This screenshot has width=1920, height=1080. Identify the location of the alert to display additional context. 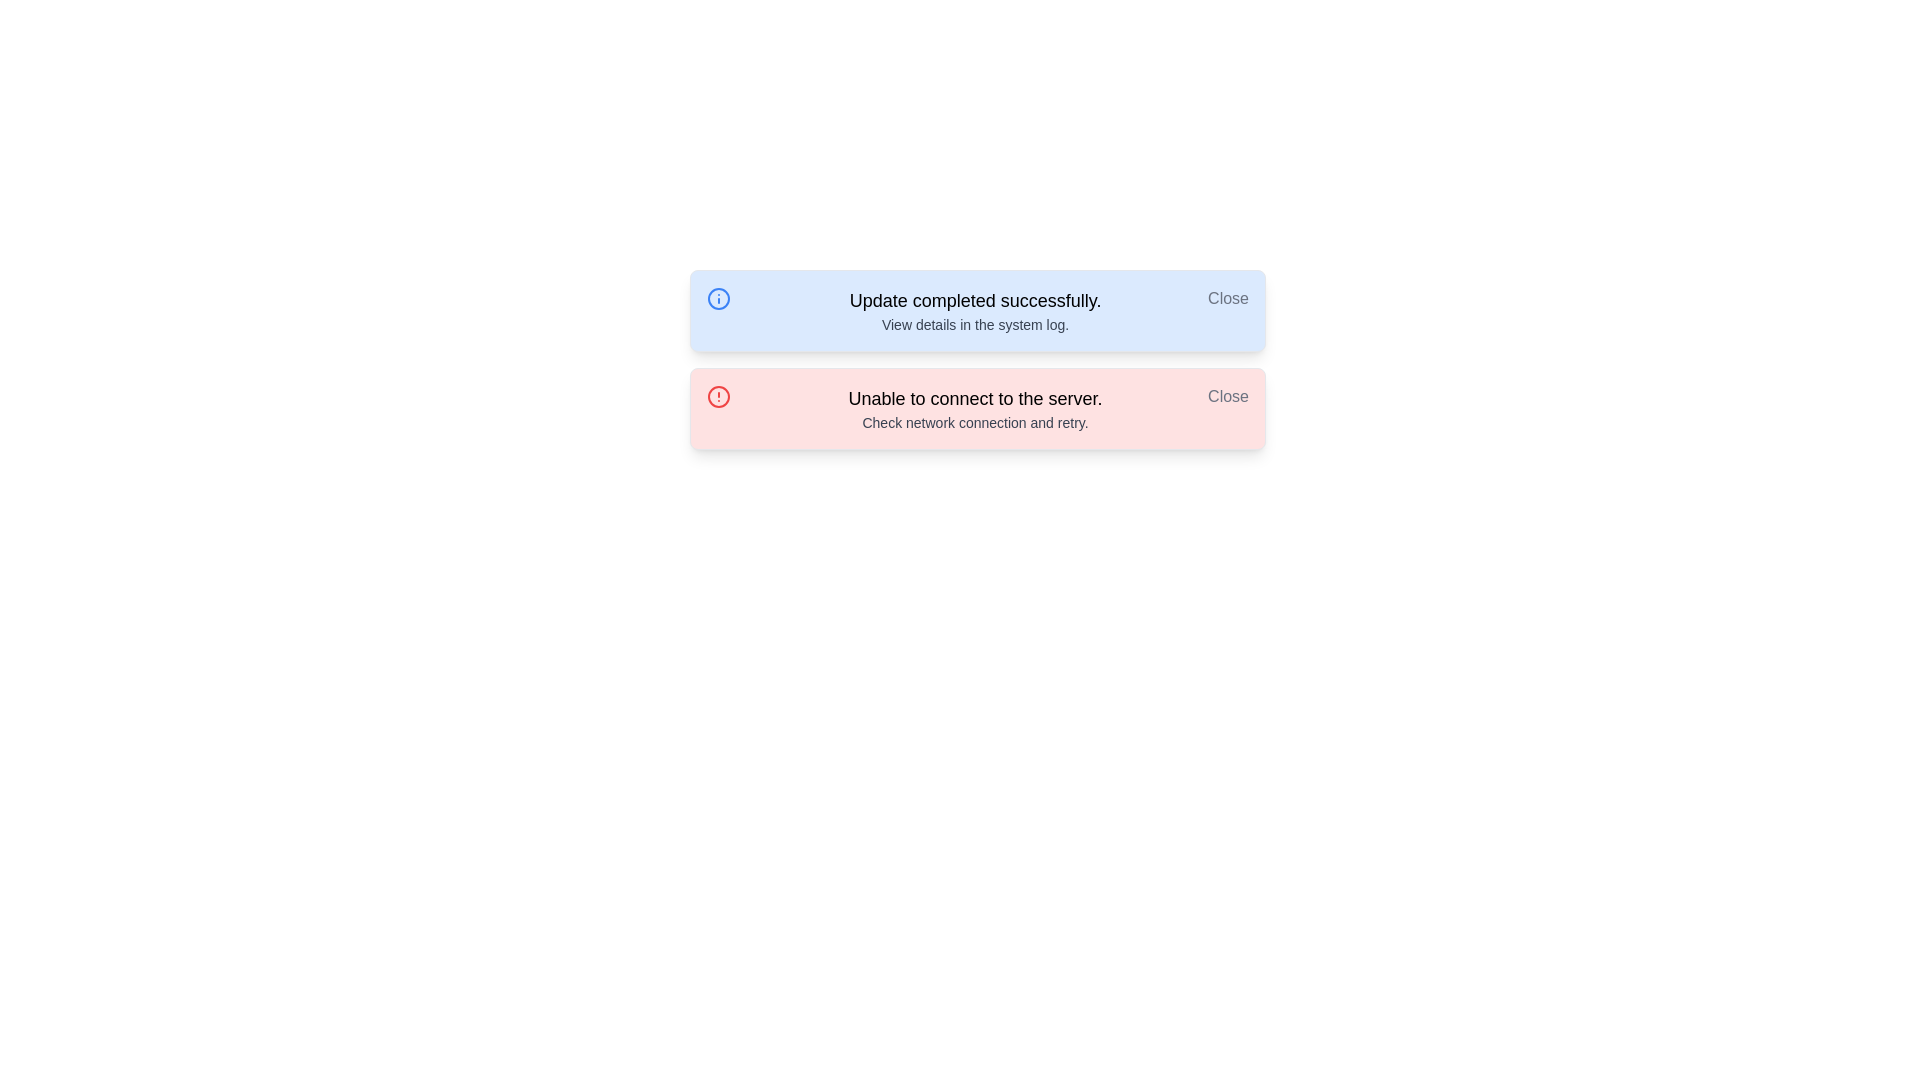
(978, 311).